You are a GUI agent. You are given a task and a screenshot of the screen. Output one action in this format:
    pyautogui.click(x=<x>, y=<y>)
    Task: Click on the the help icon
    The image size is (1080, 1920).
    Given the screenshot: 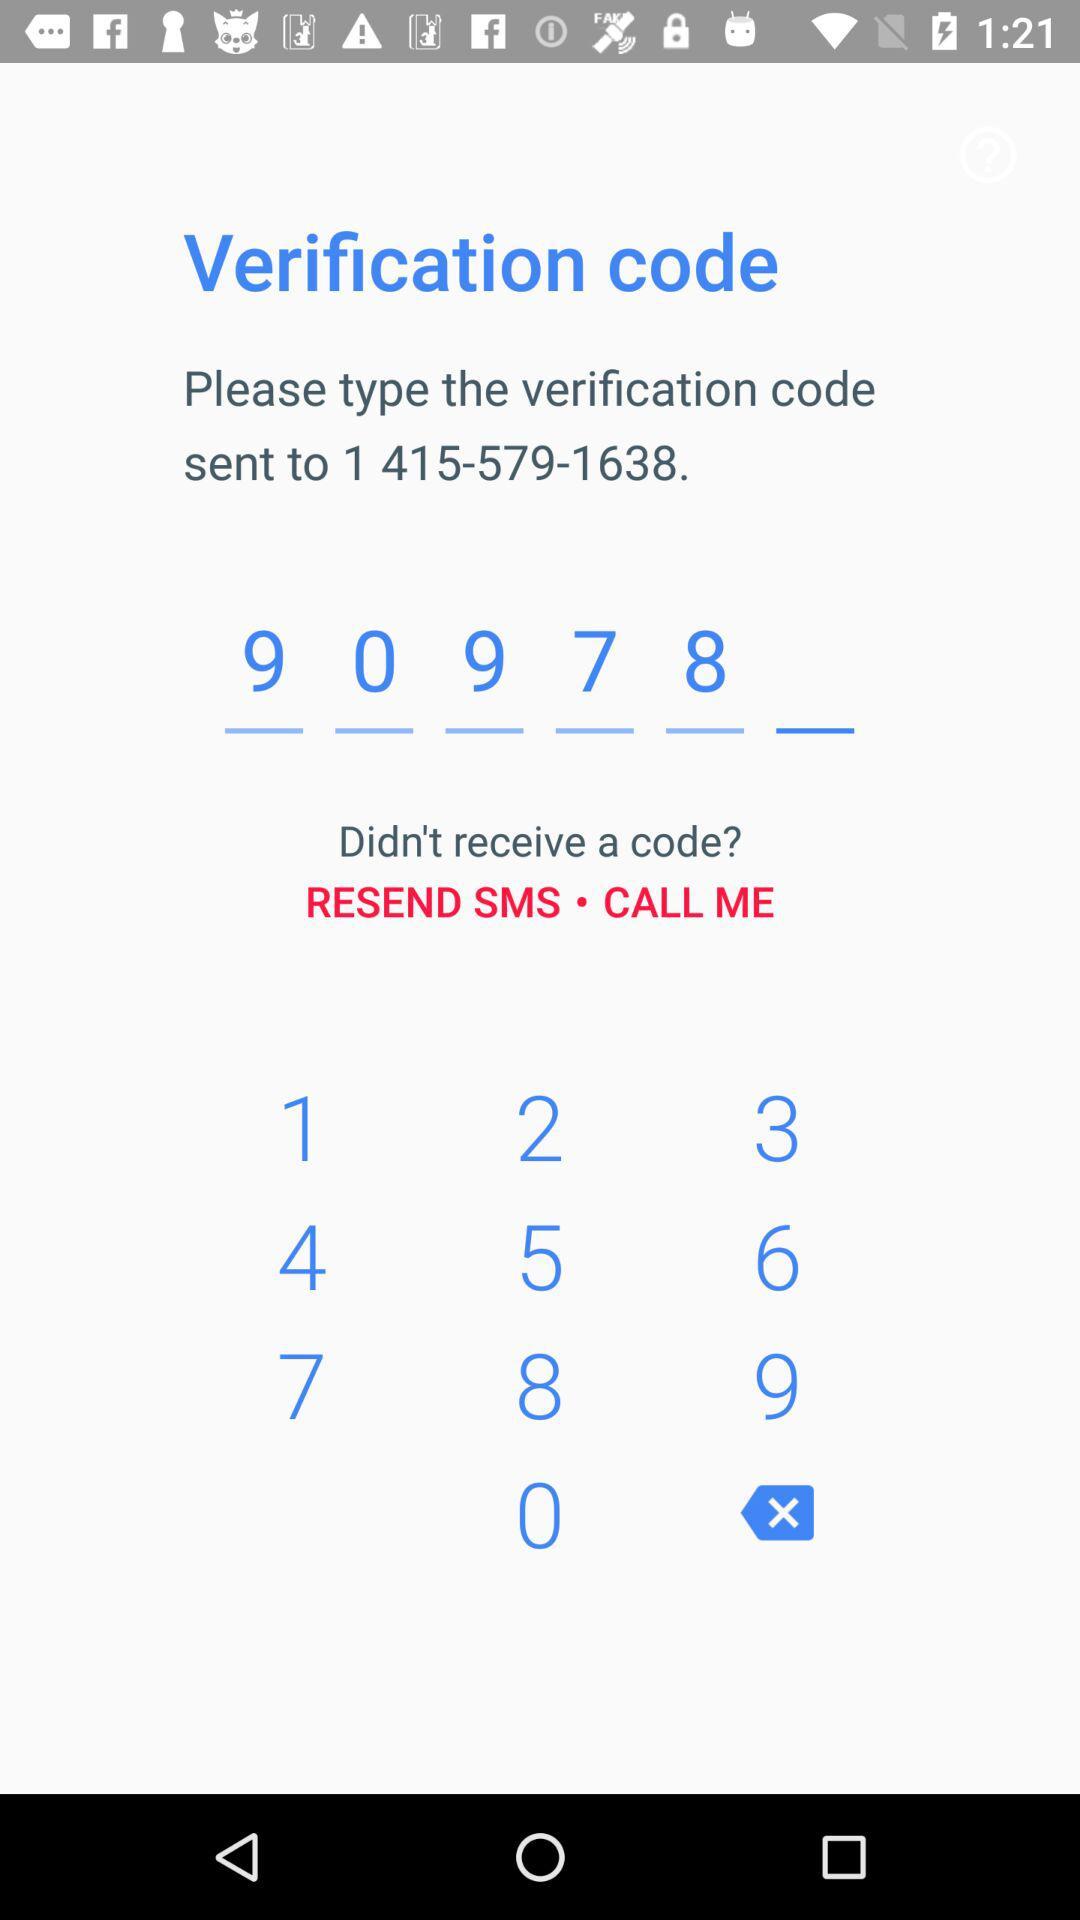 What is the action you would take?
    pyautogui.click(x=987, y=153)
    